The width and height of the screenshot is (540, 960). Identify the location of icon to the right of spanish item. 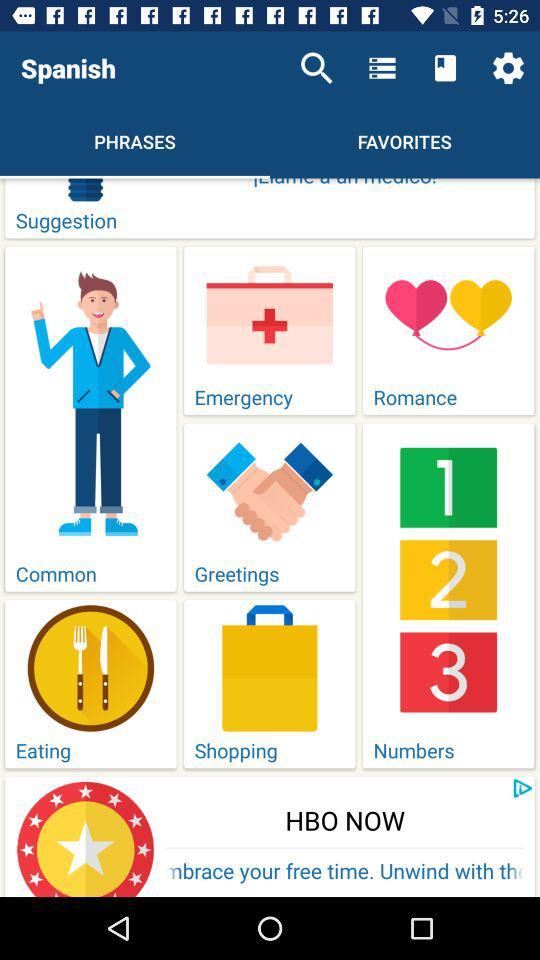
(316, 68).